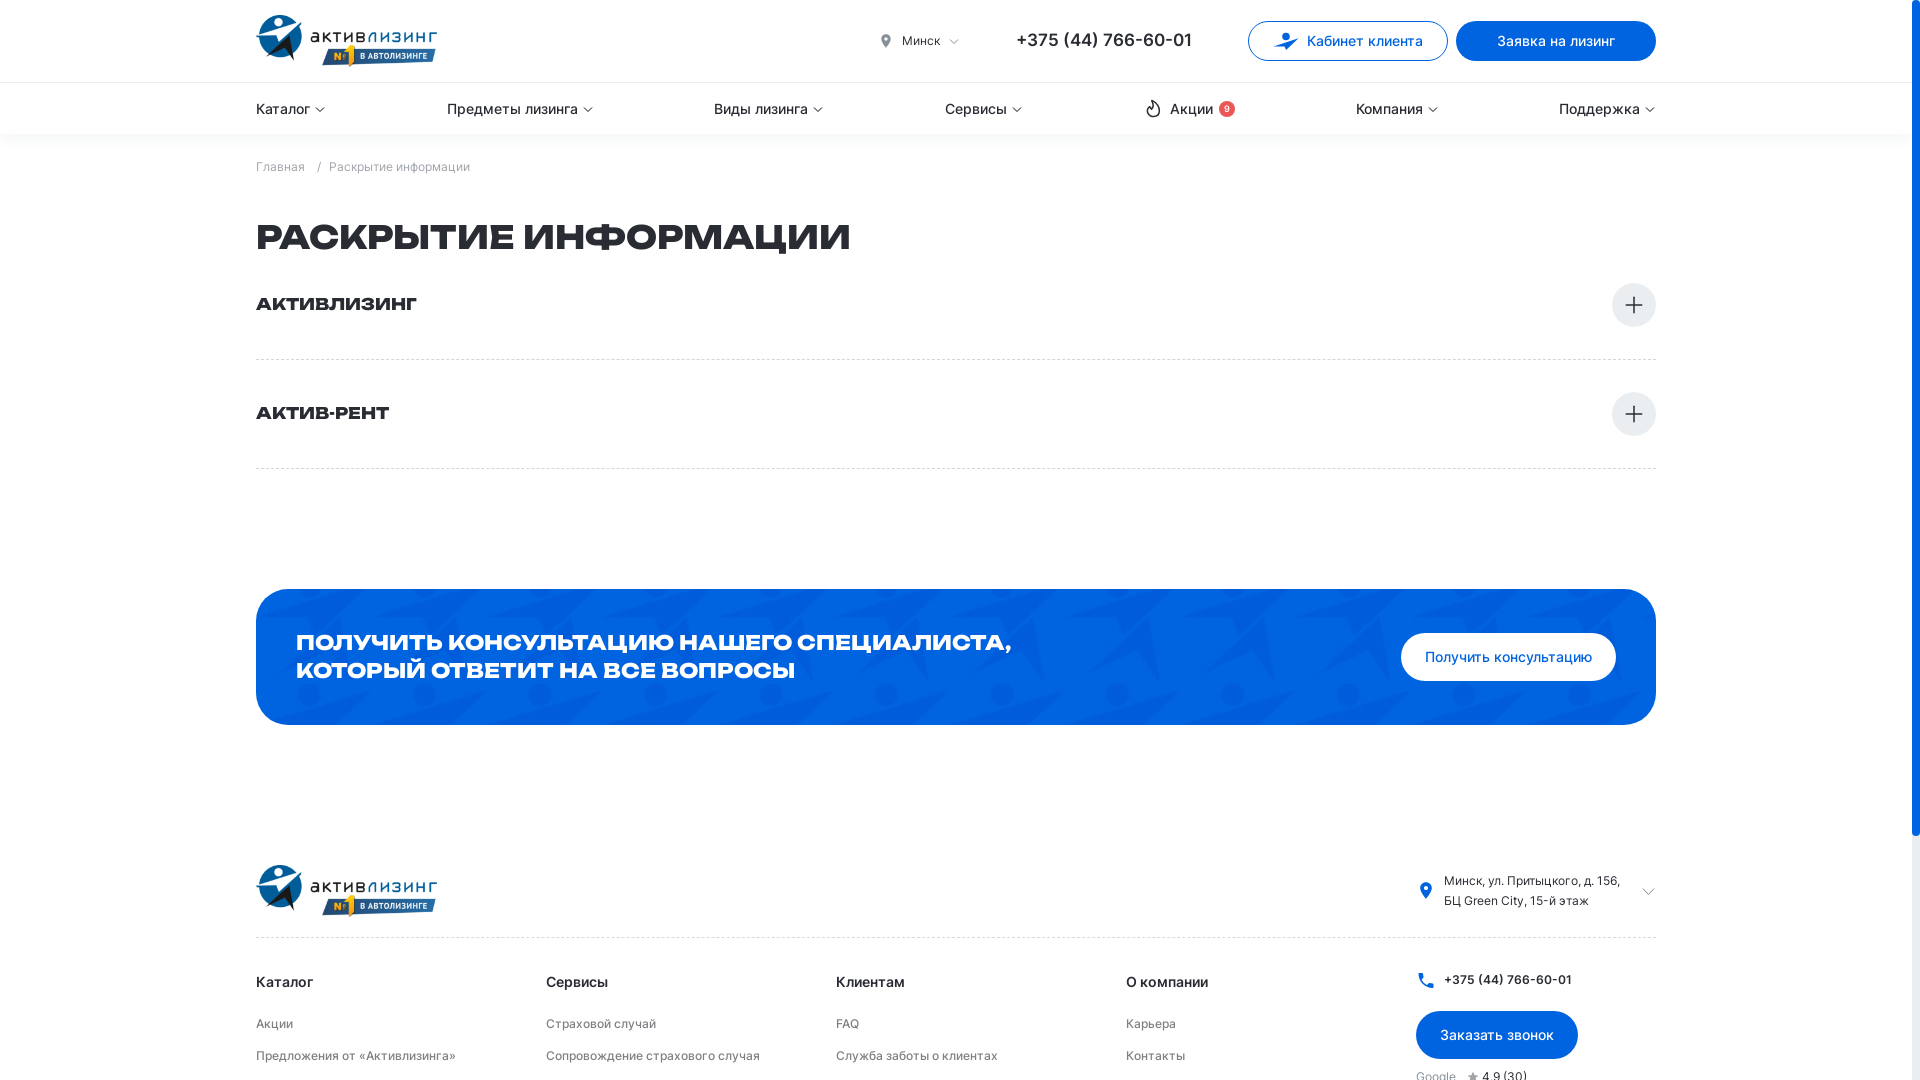 The height and width of the screenshot is (1080, 1920). I want to click on 'FAQ', so click(847, 1023).